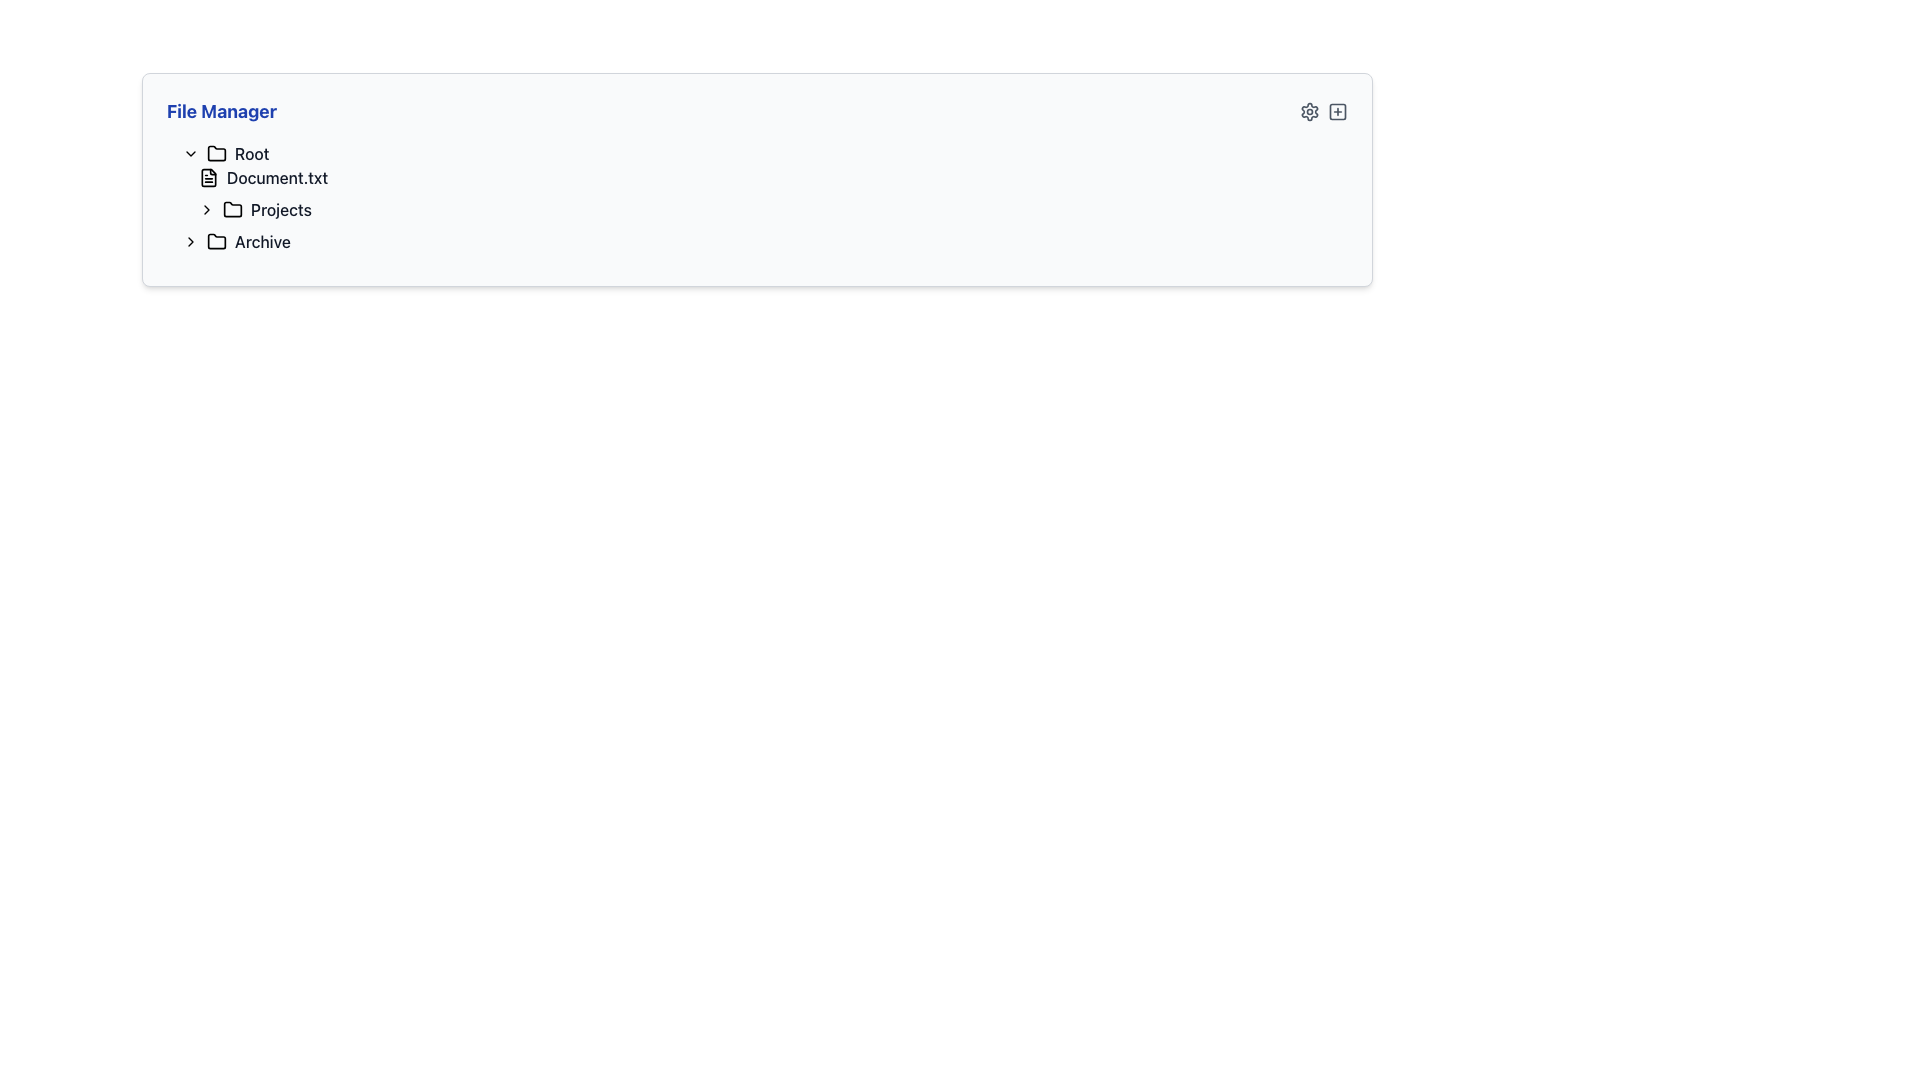 The height and width of the screenshot is (1080, 1920). What do you see at coordinates (216, 241) in the screenshot?
I see `the folder icon located to the left of the 'Archive' text` at bounding box center [216, 241].